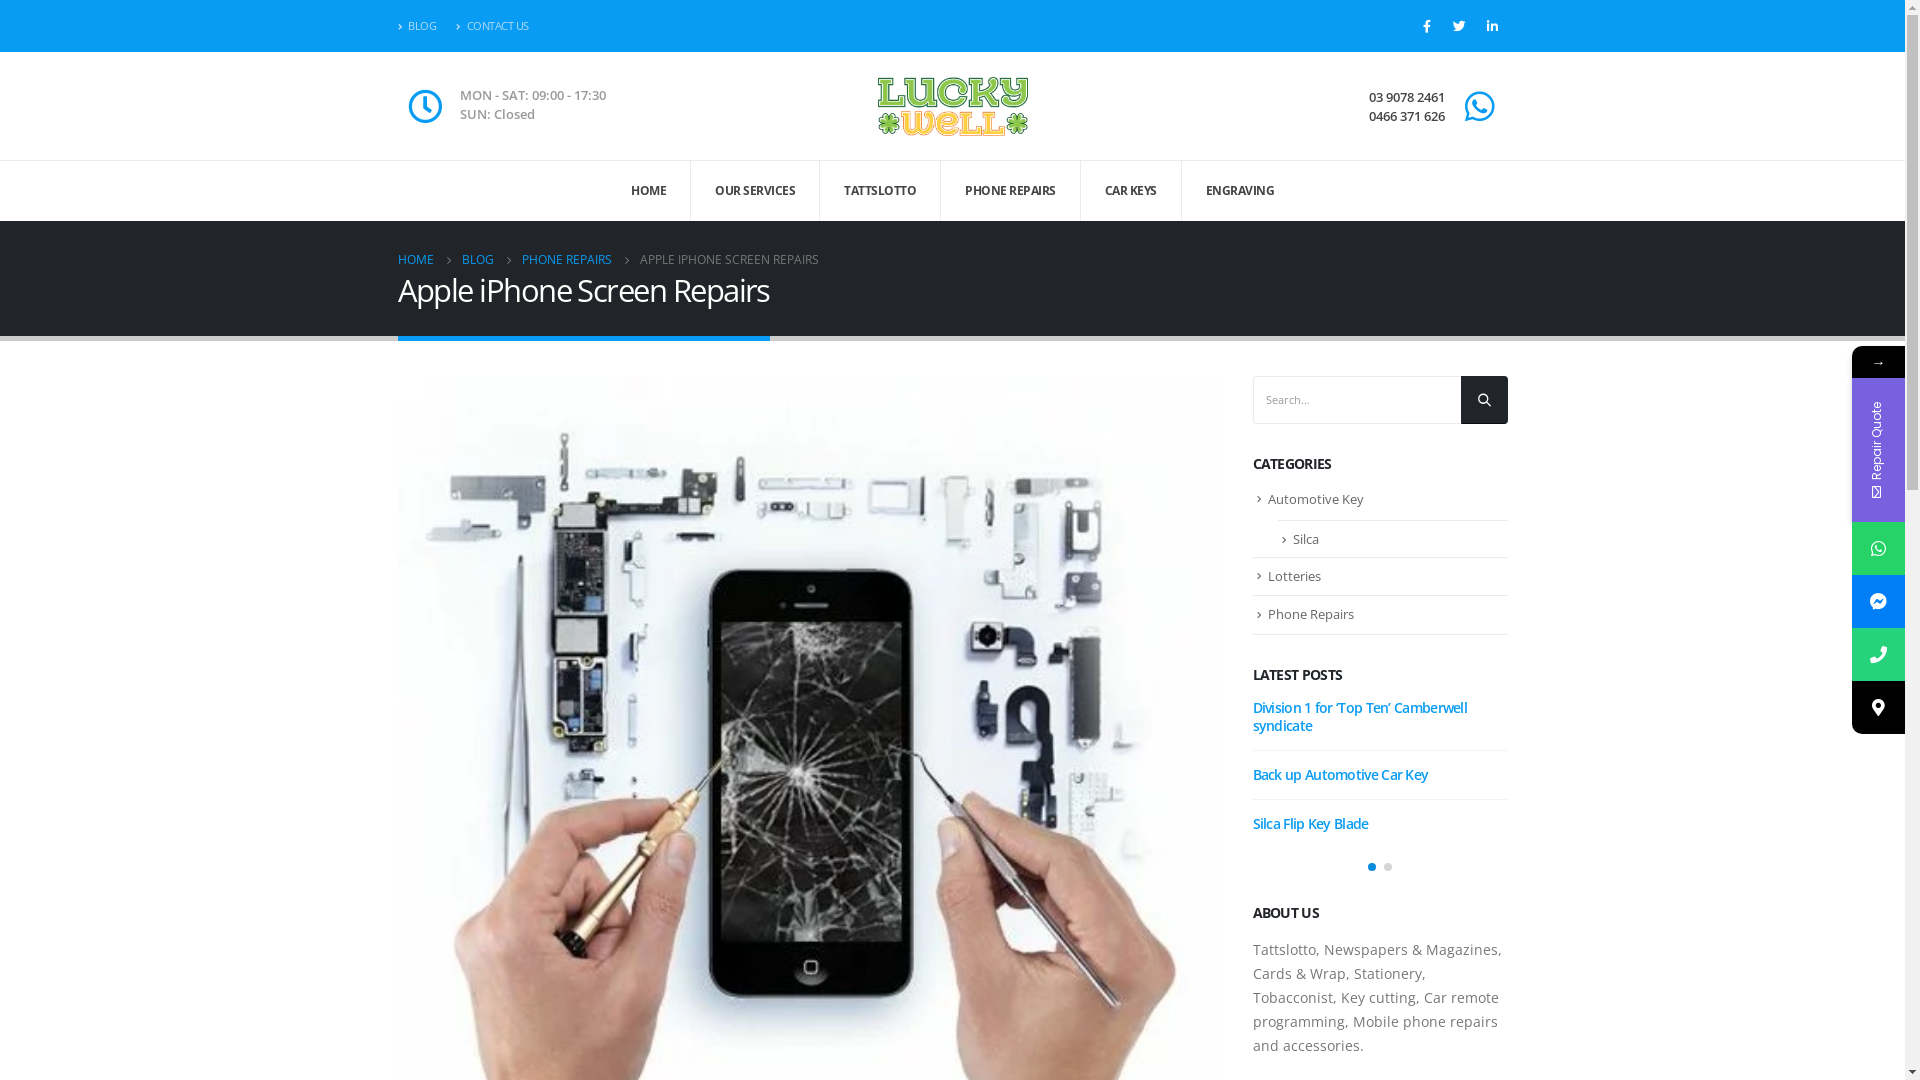 This screenshot has width=1920, height=1080. What do you see at coordinates (415, 258) in the screenshot?
I see `'HOME'` at bounding box center [415, 258].